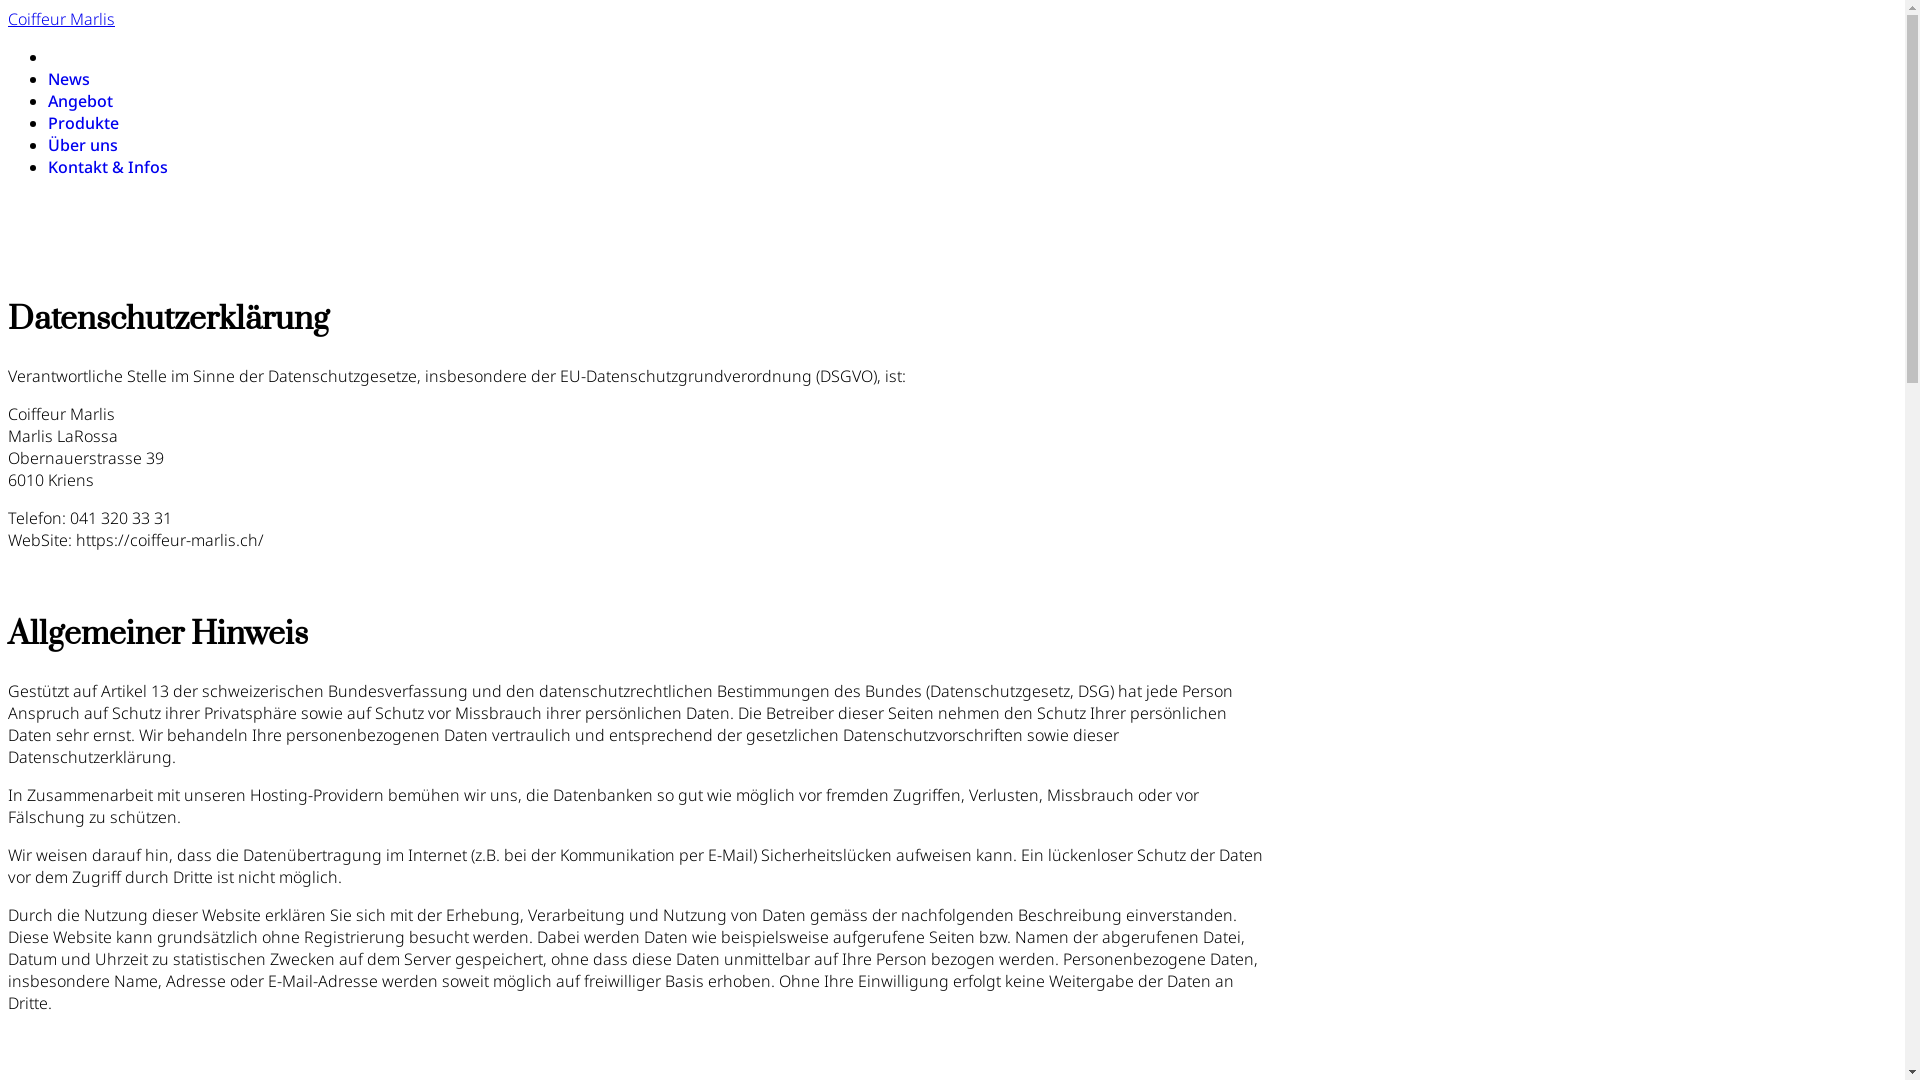  What do you see at coordinates (68, 77) in the screenshot?
I see `'News'` at bounding box center [68, 77].